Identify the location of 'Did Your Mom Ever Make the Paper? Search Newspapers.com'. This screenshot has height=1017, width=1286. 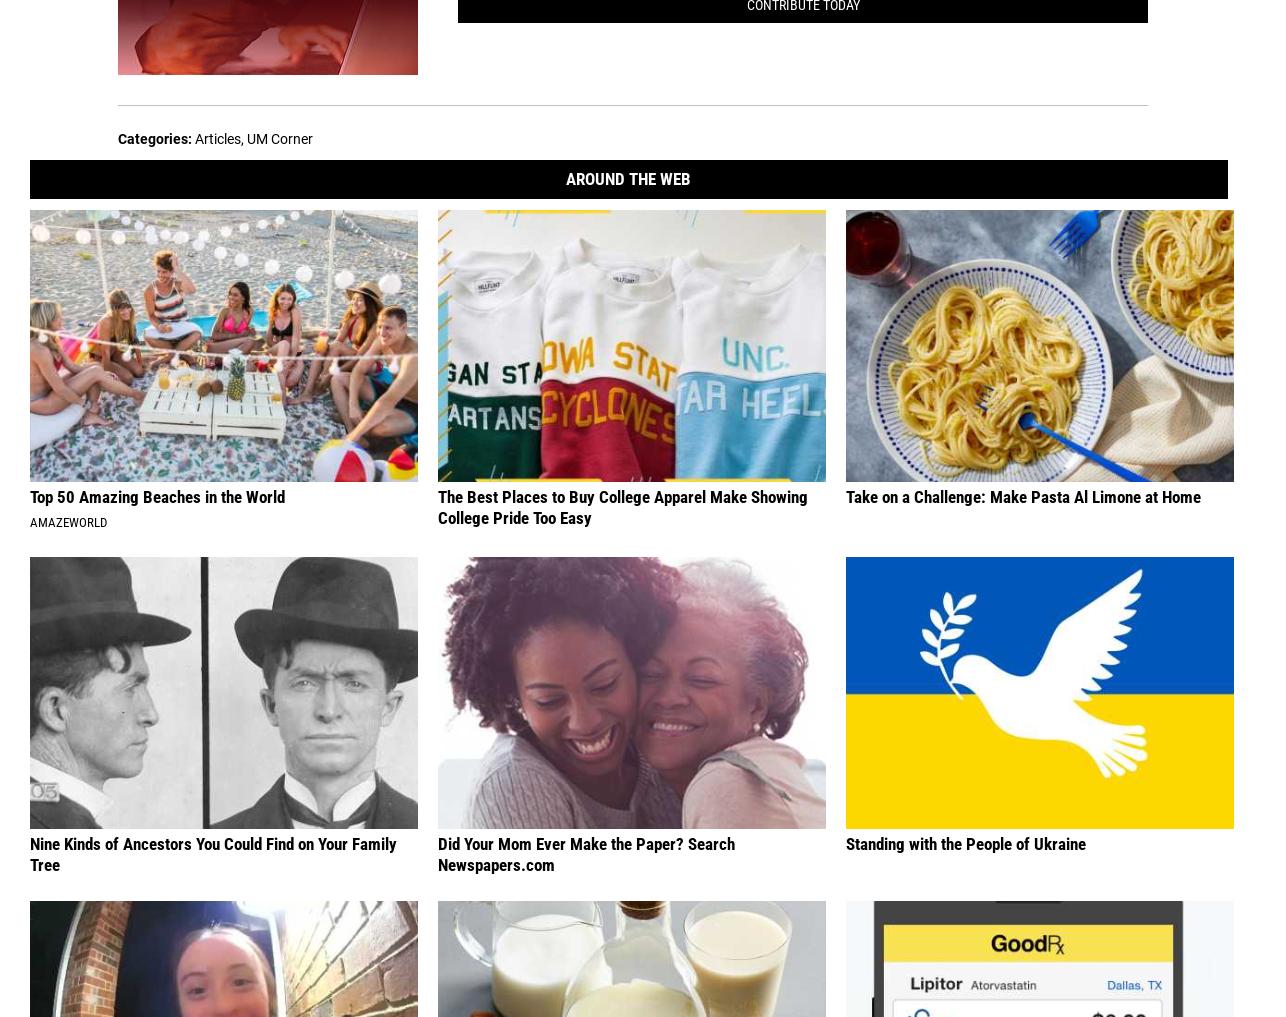
(585, 854).